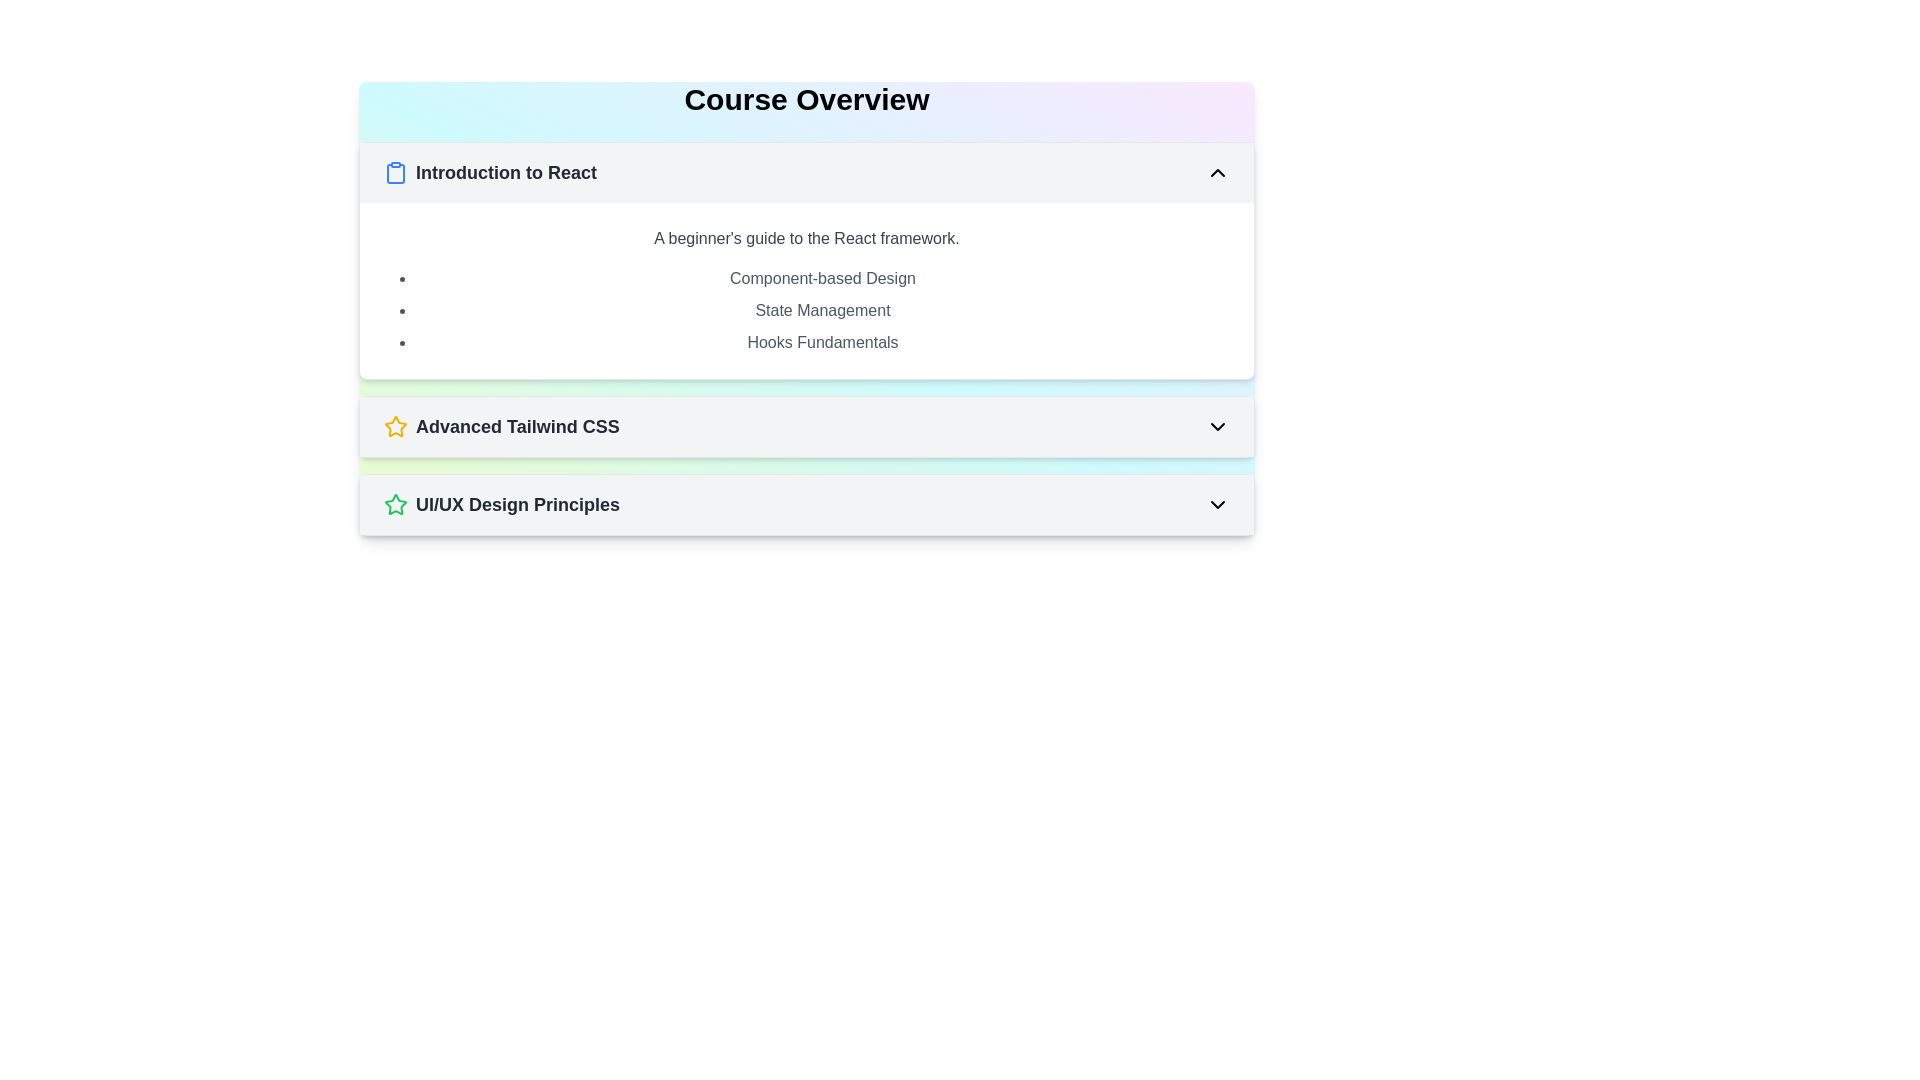 Image resolution: width=1920 pixels, height=1080 pixels. I want to click on keyboard navigation, so click(490, 172).